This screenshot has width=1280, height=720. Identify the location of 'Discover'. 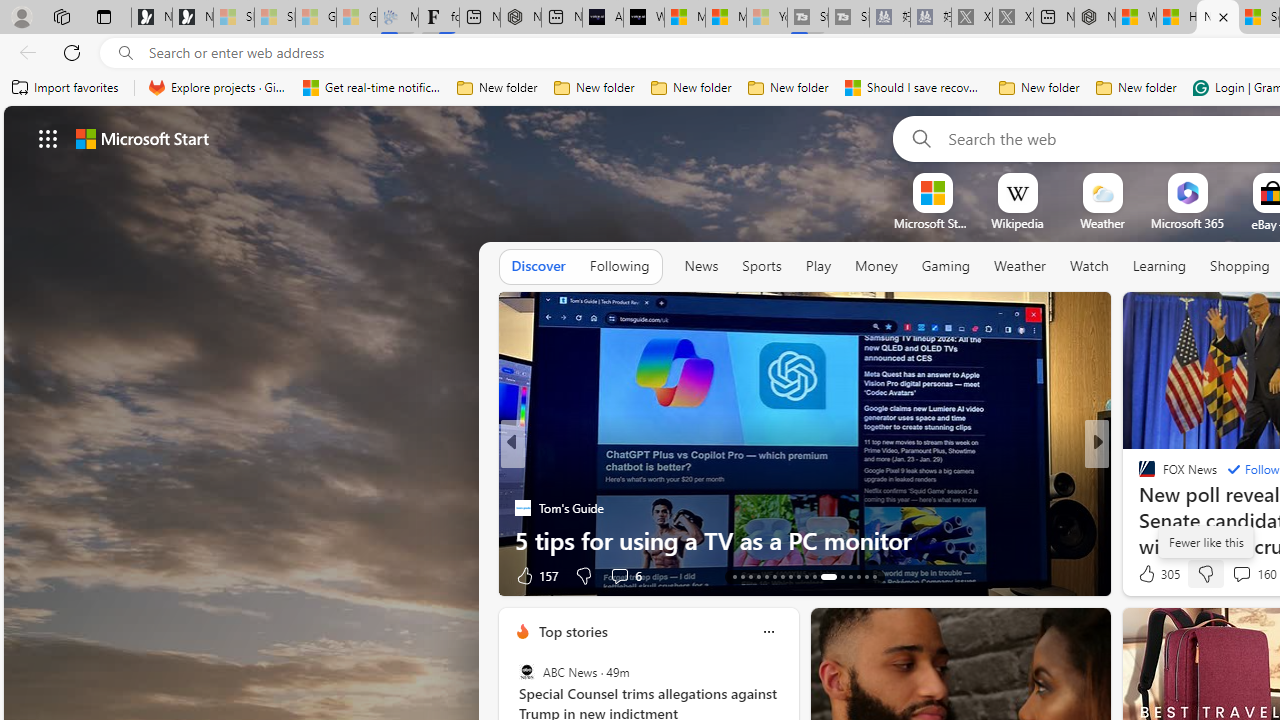
(538, 266).